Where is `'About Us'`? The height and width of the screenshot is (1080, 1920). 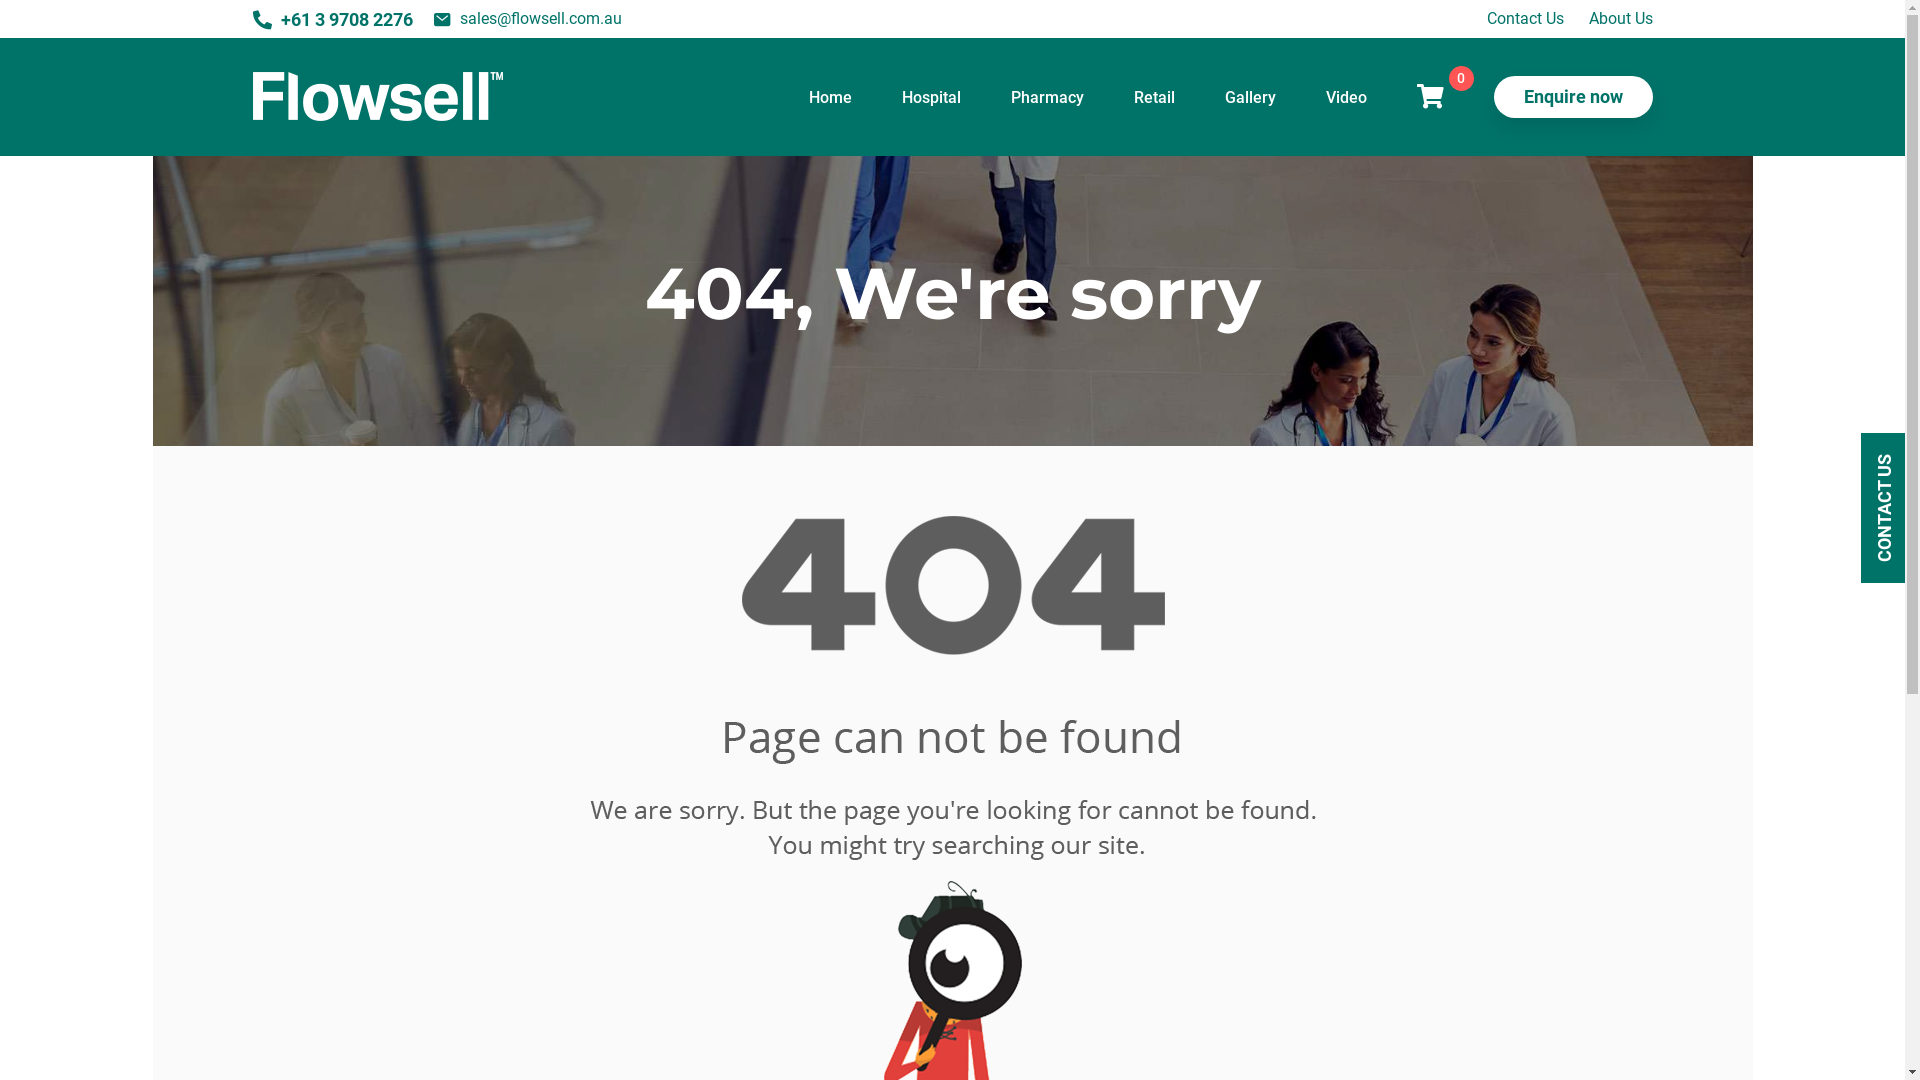
'About Us' is located at coordinates (1620, 18).